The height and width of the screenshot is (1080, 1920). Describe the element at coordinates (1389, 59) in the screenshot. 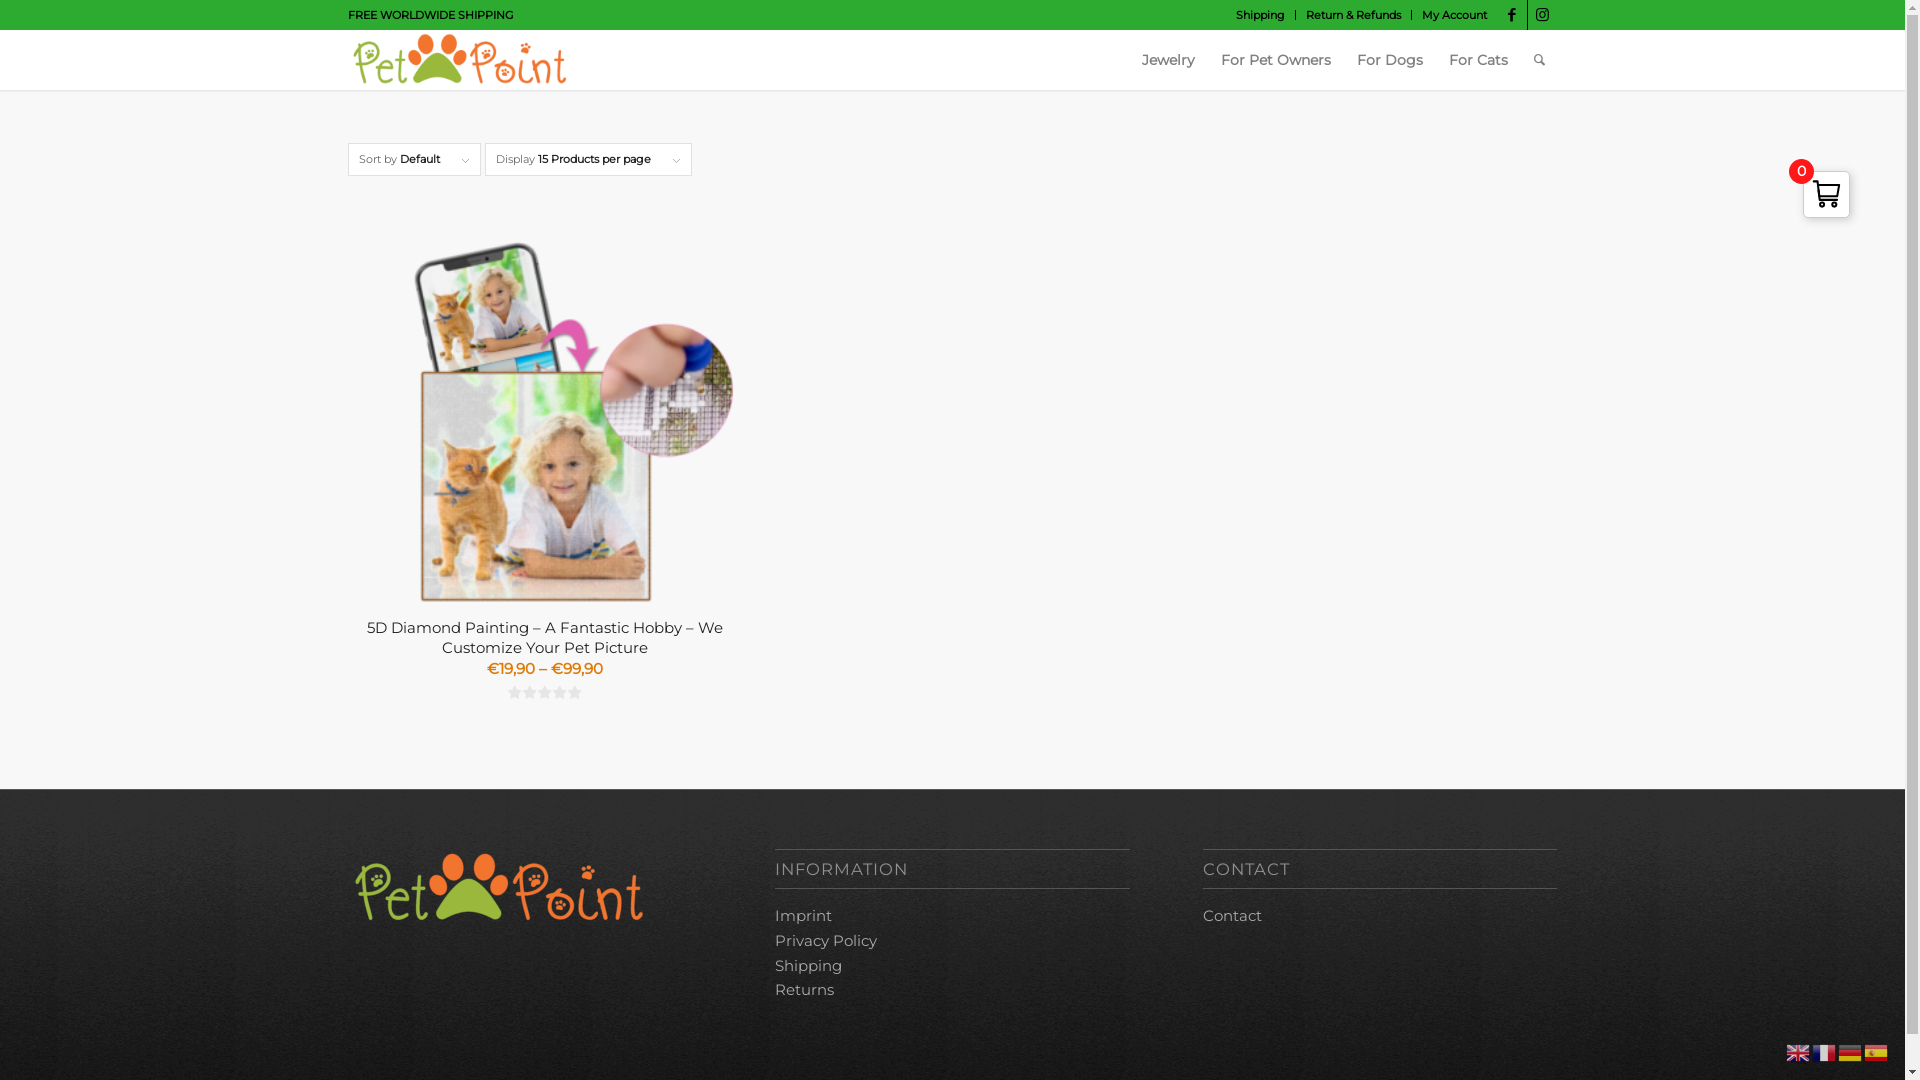

I see `'For Dogs'` at that location.